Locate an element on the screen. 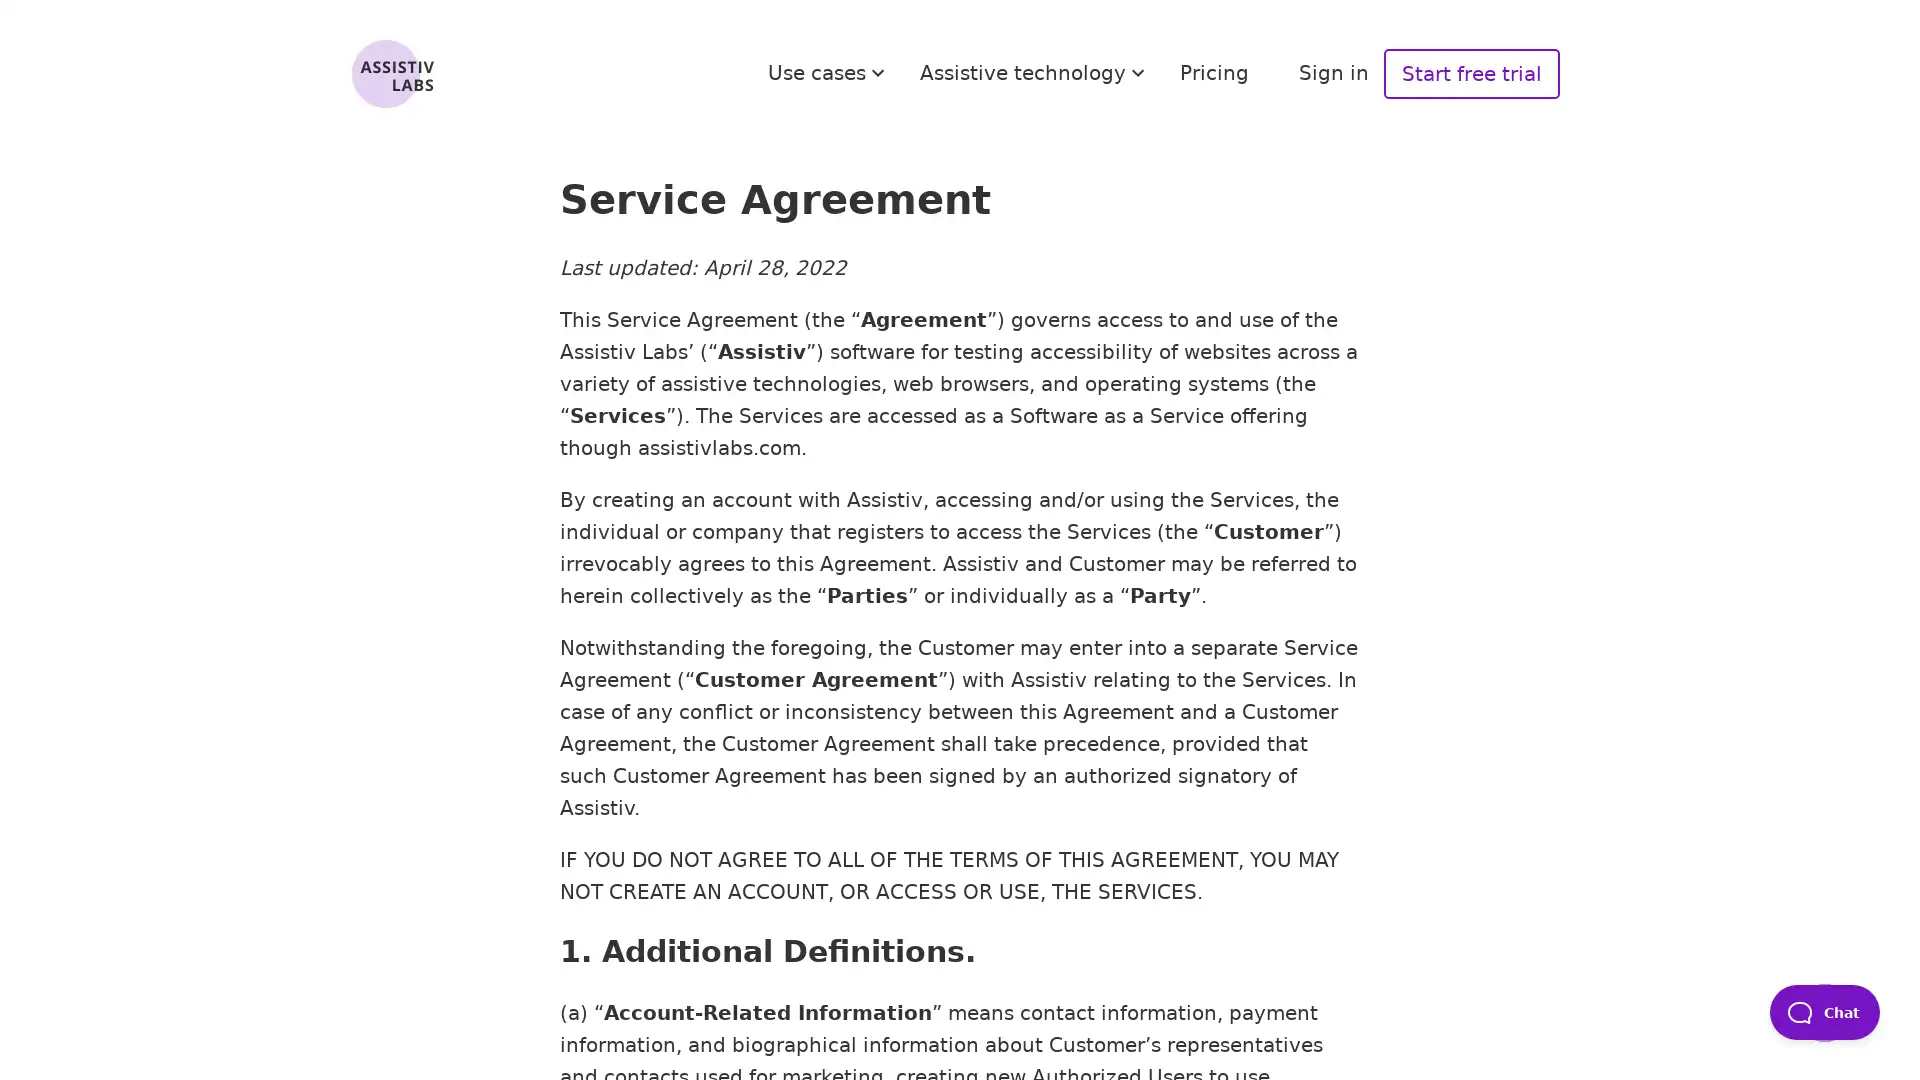 This screenshot has width=1920, height=1080. Assistive technology is located at coordinates (1035, 72).